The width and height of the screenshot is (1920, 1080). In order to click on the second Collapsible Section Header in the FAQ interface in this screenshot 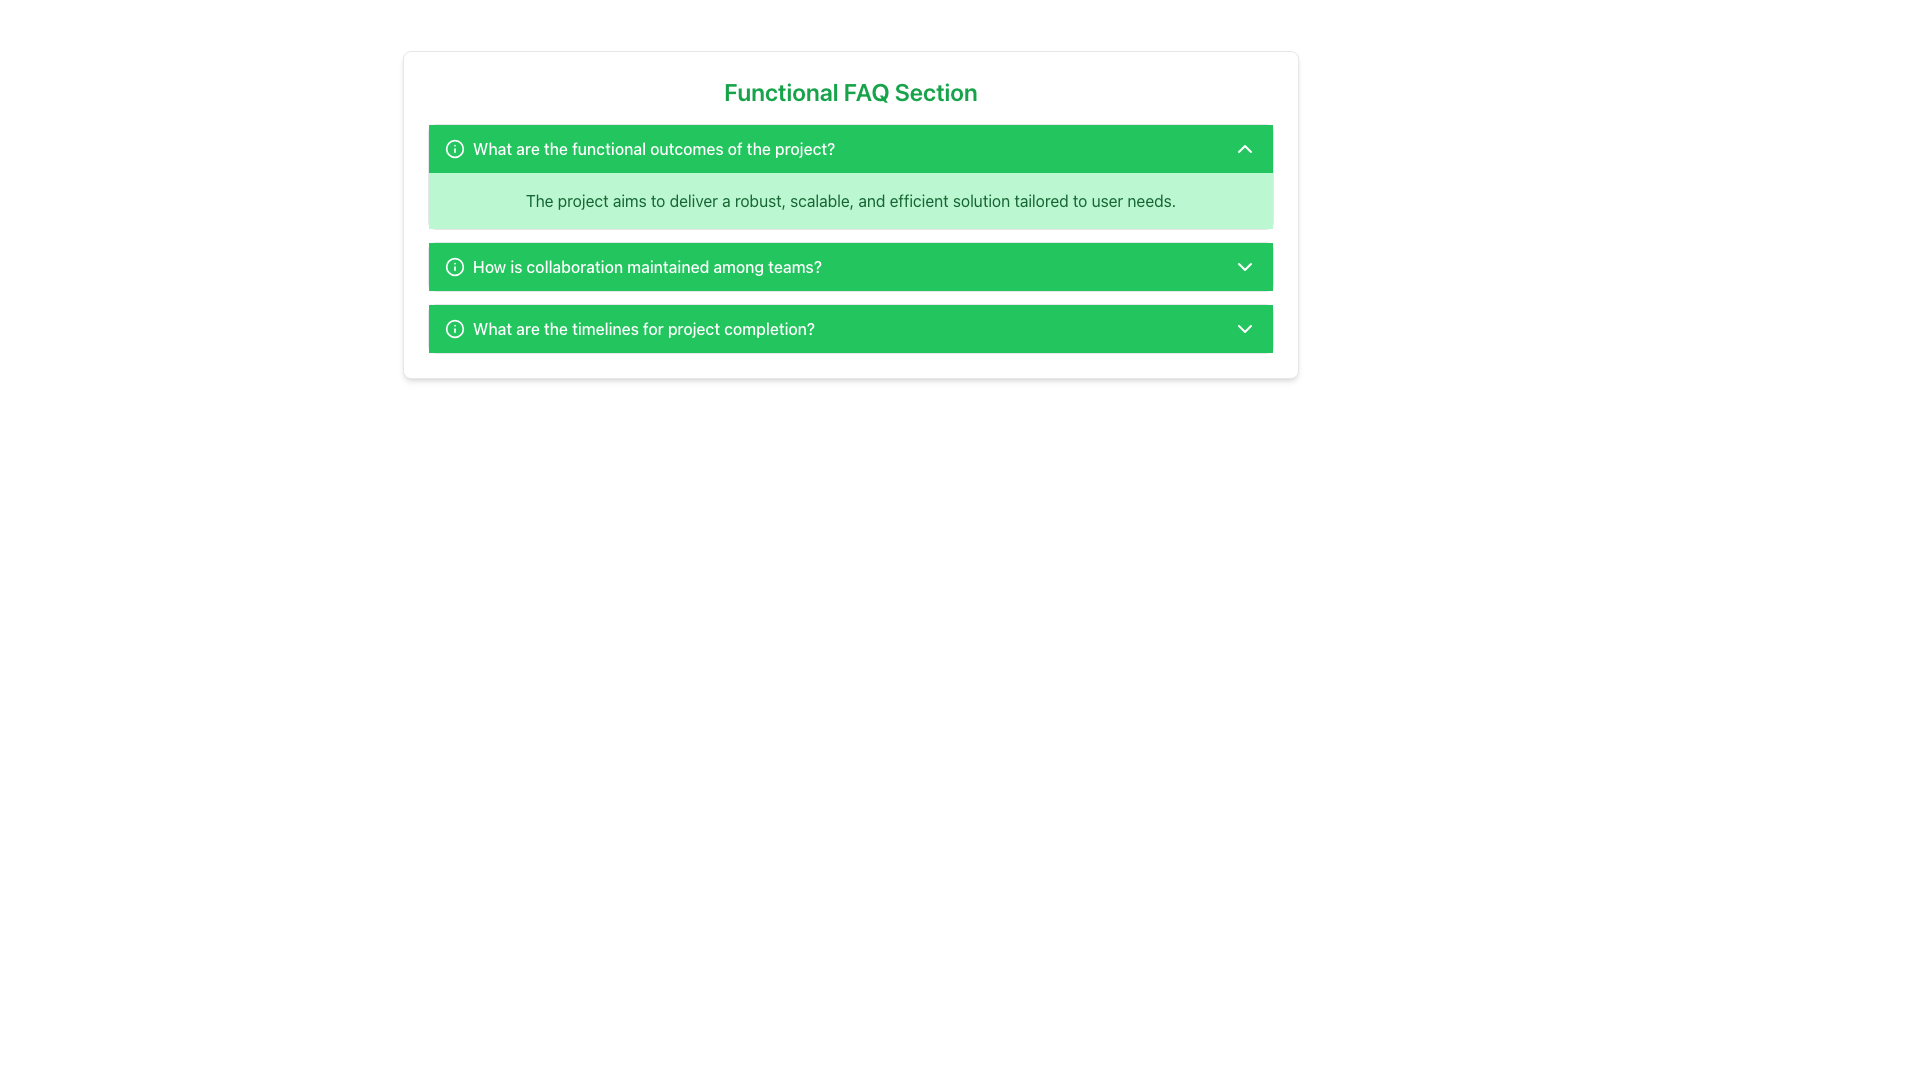, I will do `click(850, 265)`.